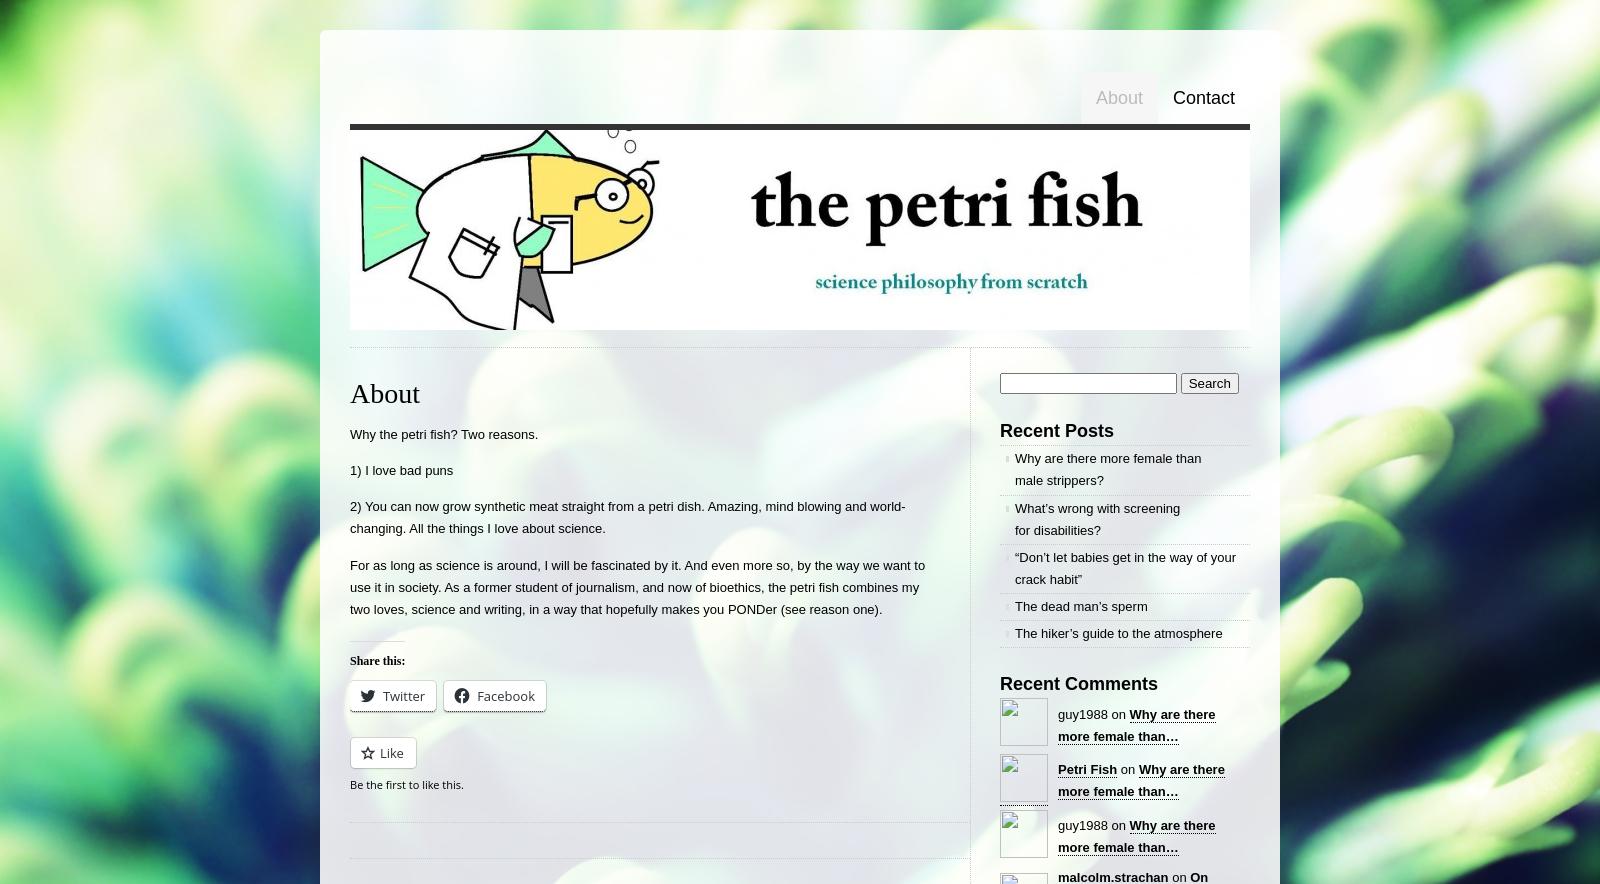  Describe the element at coordinates (400, 470) in the screenshot. I see `'1) I love bad puns'` at that location.